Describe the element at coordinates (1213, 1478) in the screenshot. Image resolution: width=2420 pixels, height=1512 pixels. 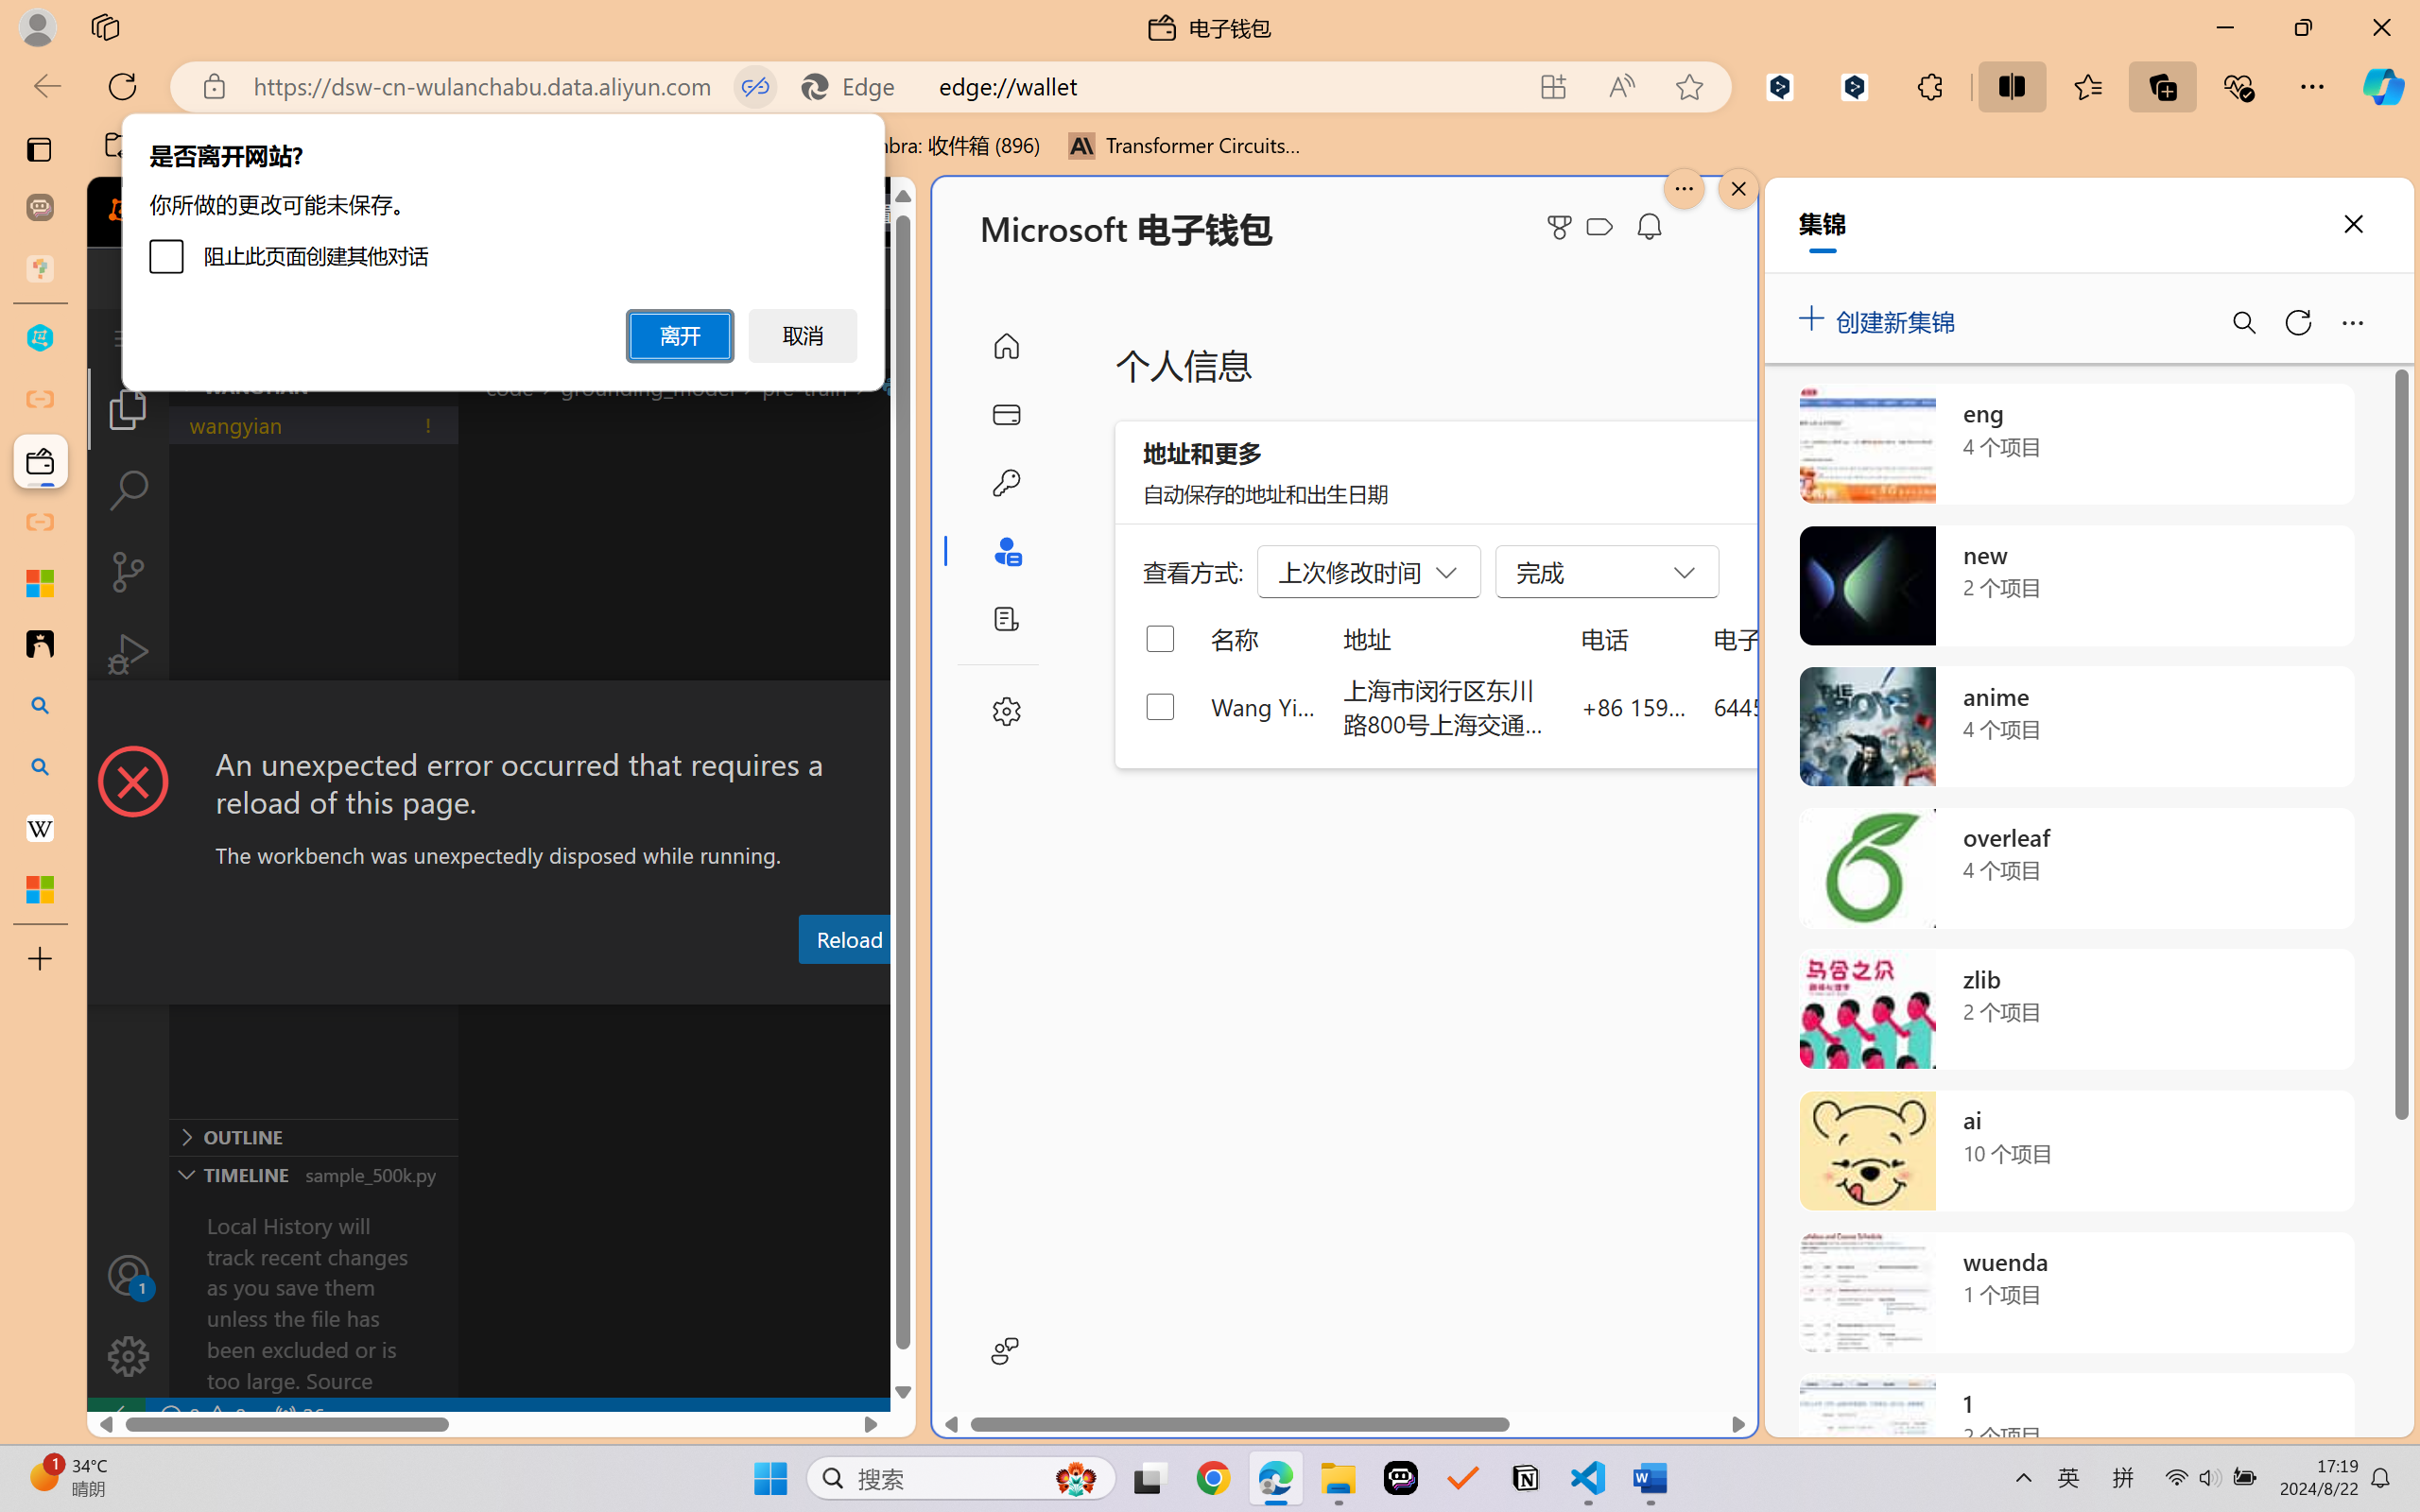
I see `'Google Chrome'` at that location.